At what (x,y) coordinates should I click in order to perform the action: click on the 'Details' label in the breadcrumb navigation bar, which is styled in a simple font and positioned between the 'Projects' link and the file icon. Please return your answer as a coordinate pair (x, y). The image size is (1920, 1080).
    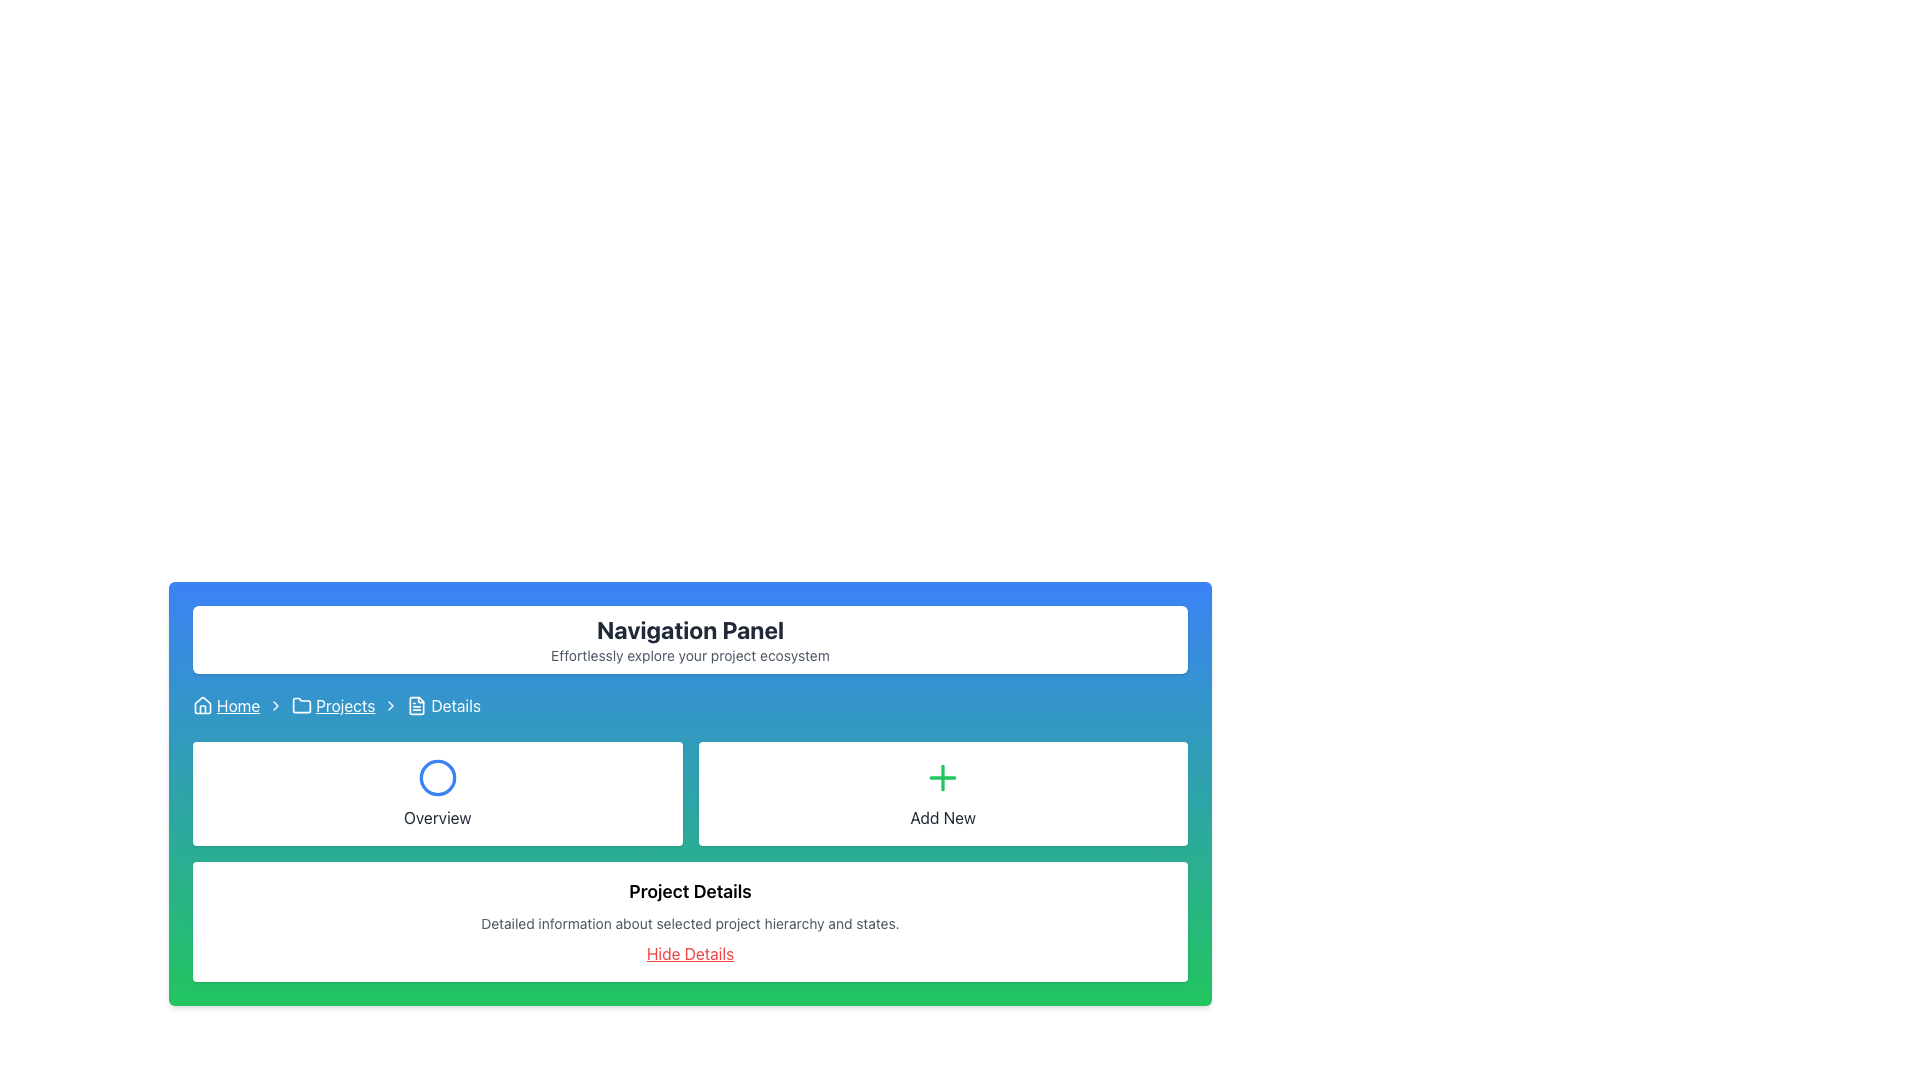
    Looking at the image, I should click on (455, 704).